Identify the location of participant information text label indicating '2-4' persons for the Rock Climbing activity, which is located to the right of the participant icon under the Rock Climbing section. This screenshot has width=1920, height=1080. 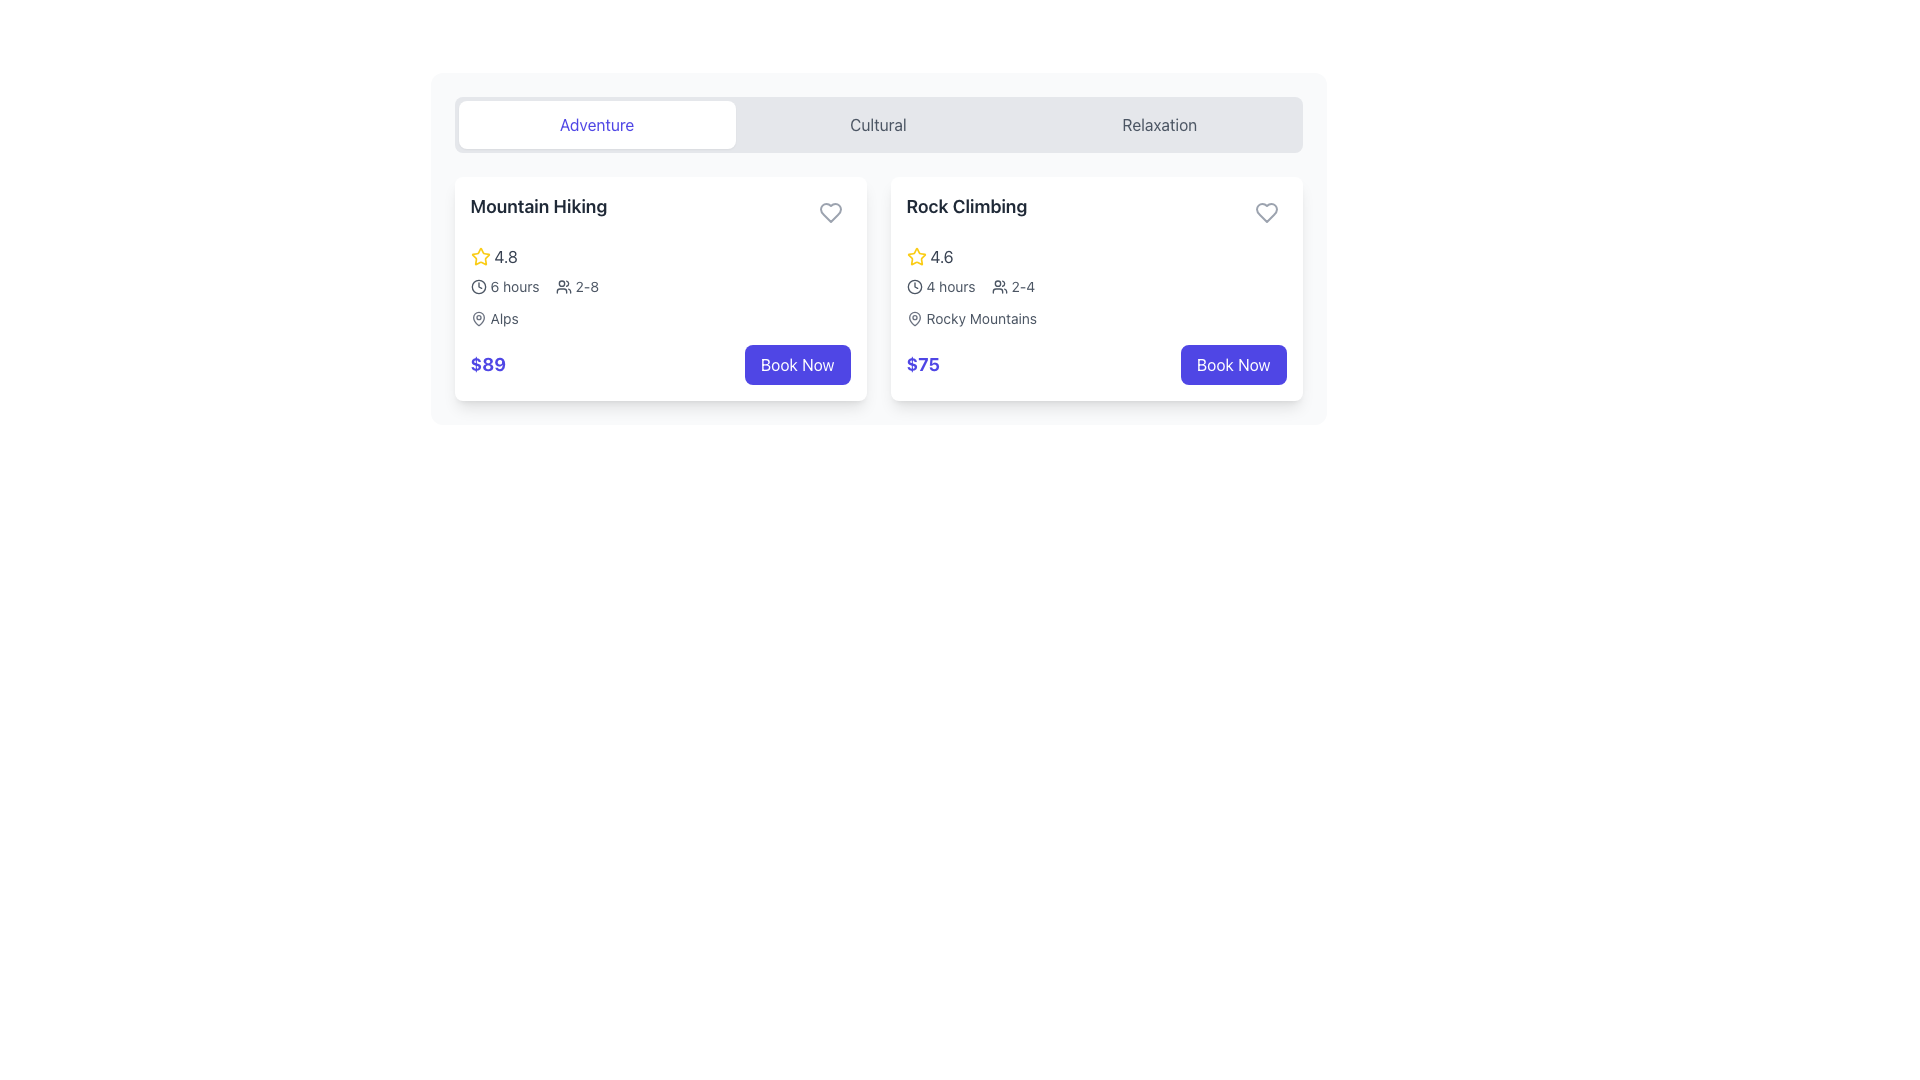
(1023, 286).